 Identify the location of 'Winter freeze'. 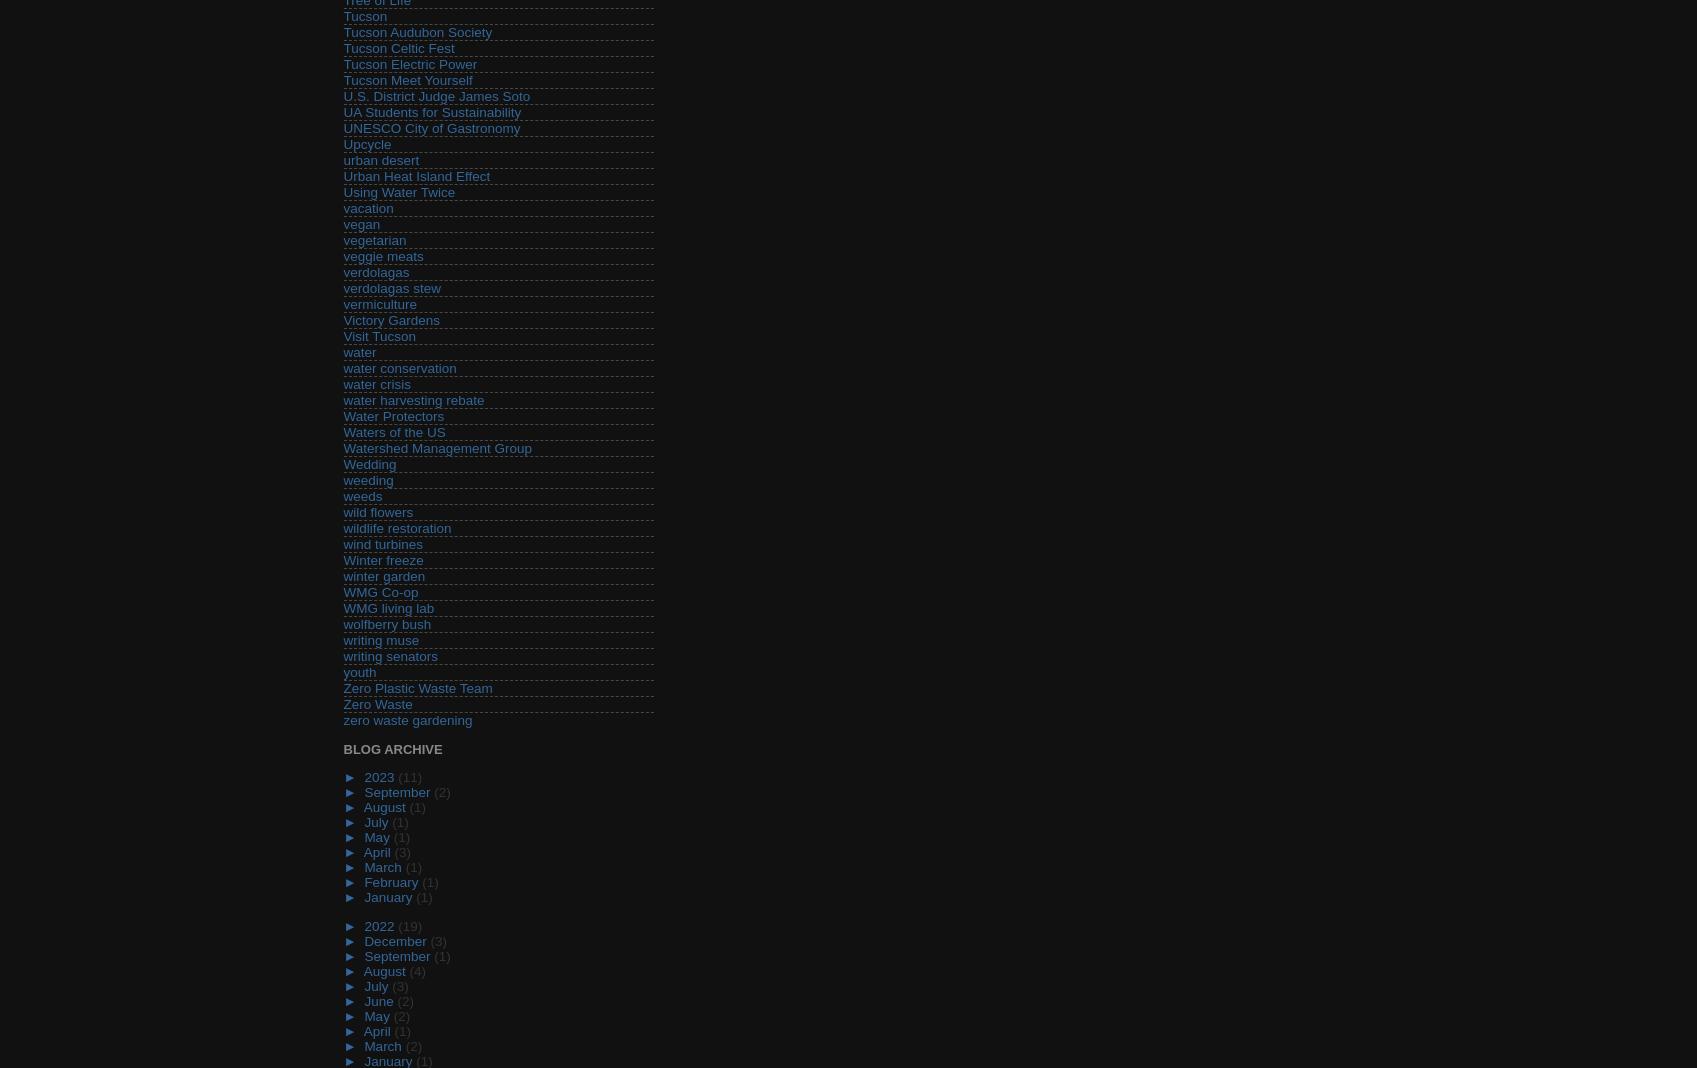
(383, 559).